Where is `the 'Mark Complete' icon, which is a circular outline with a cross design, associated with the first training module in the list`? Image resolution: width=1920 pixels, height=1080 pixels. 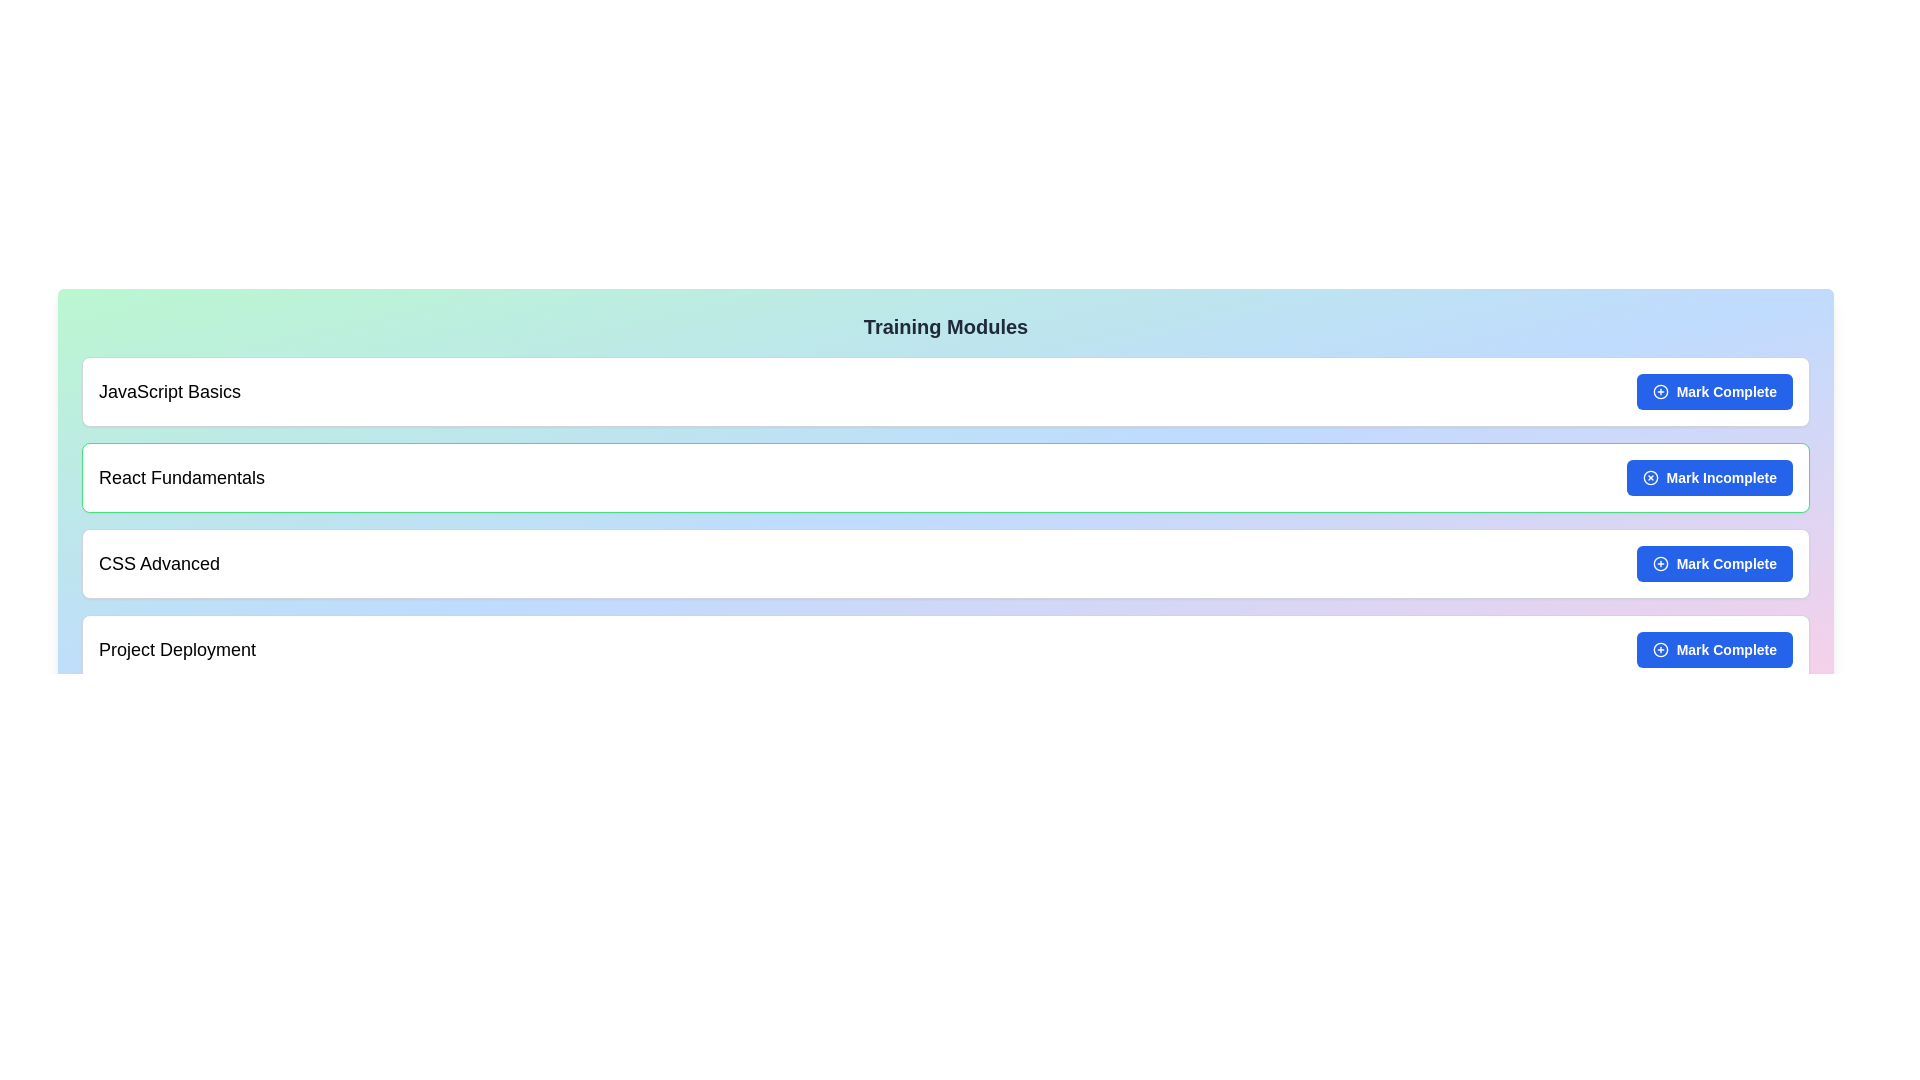 the 'Mark Complete' icon, which is a circular outline with a cross design, associated with the first training module in the list is located at coordinates (1660, 392).